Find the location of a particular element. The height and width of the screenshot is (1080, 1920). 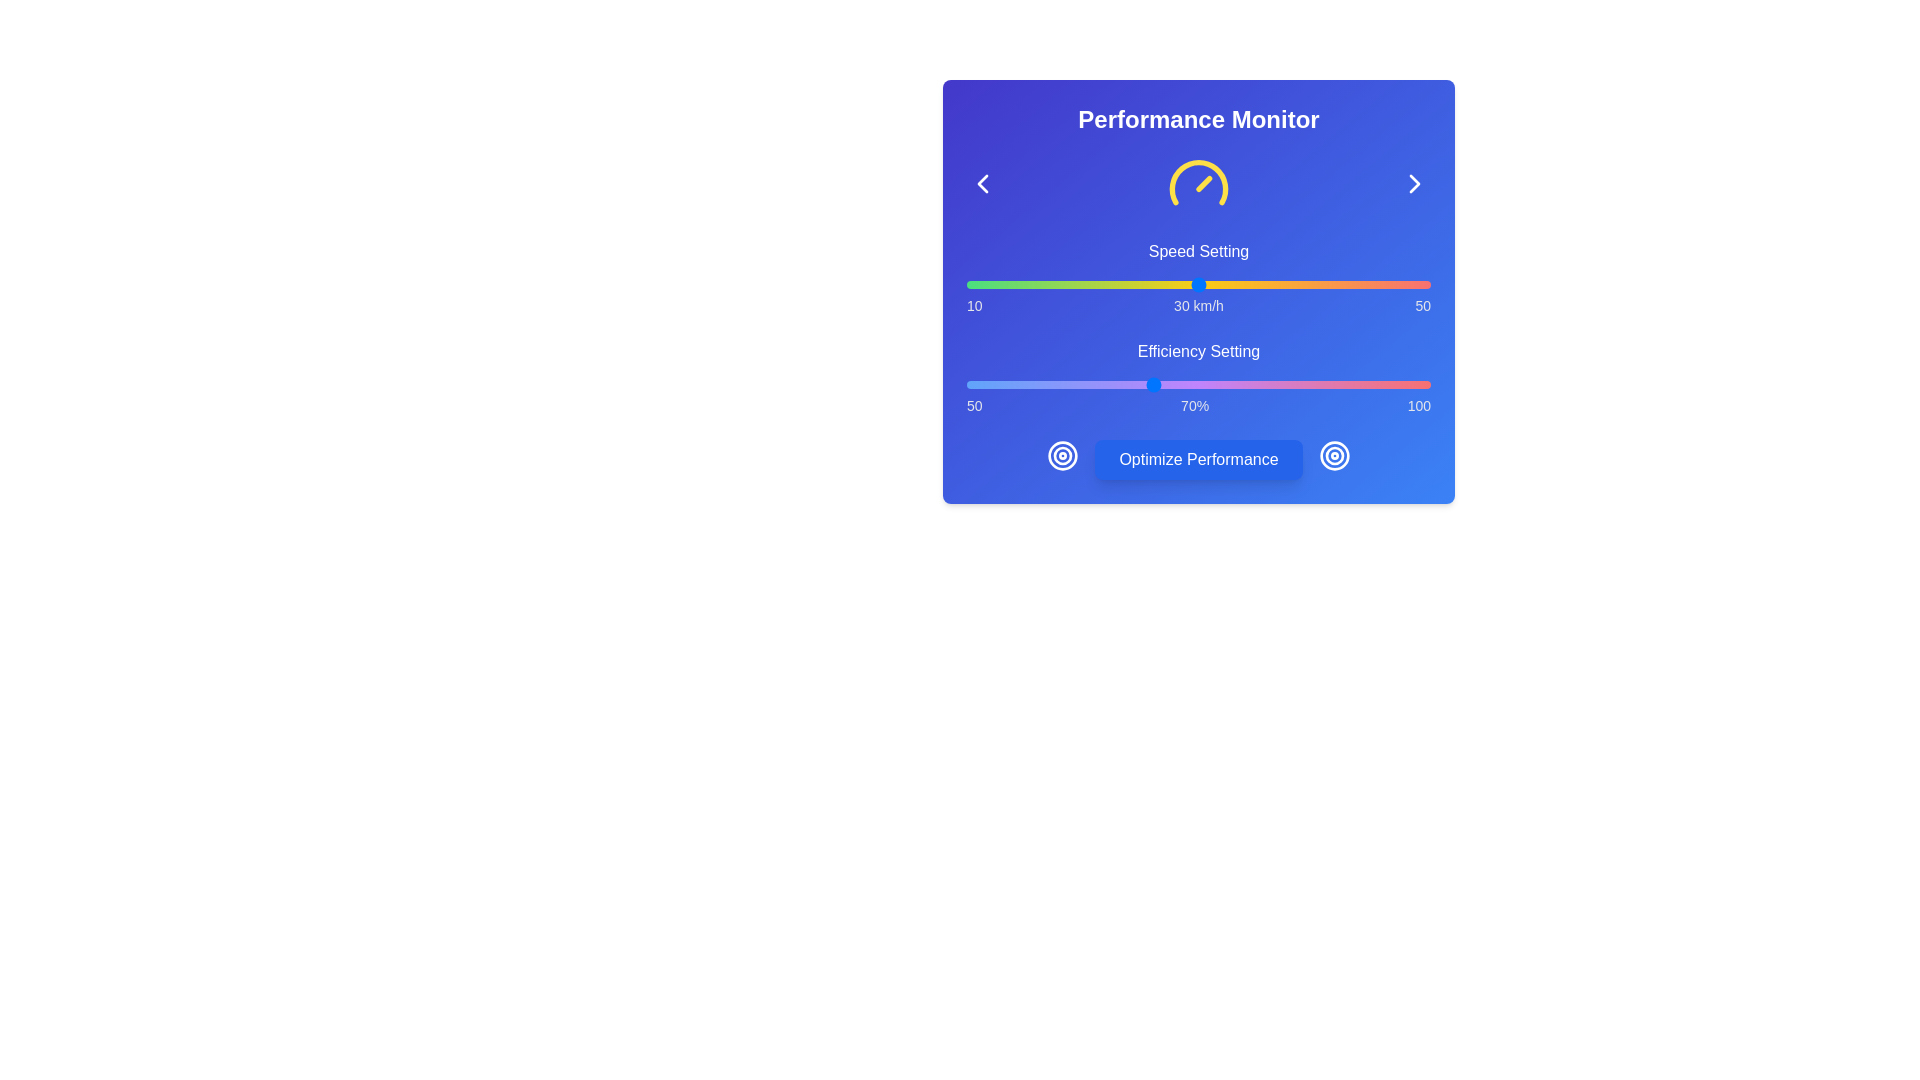

the speed setting to 28 km/h by interacting with the slider is located at coordinates (1175, 285).